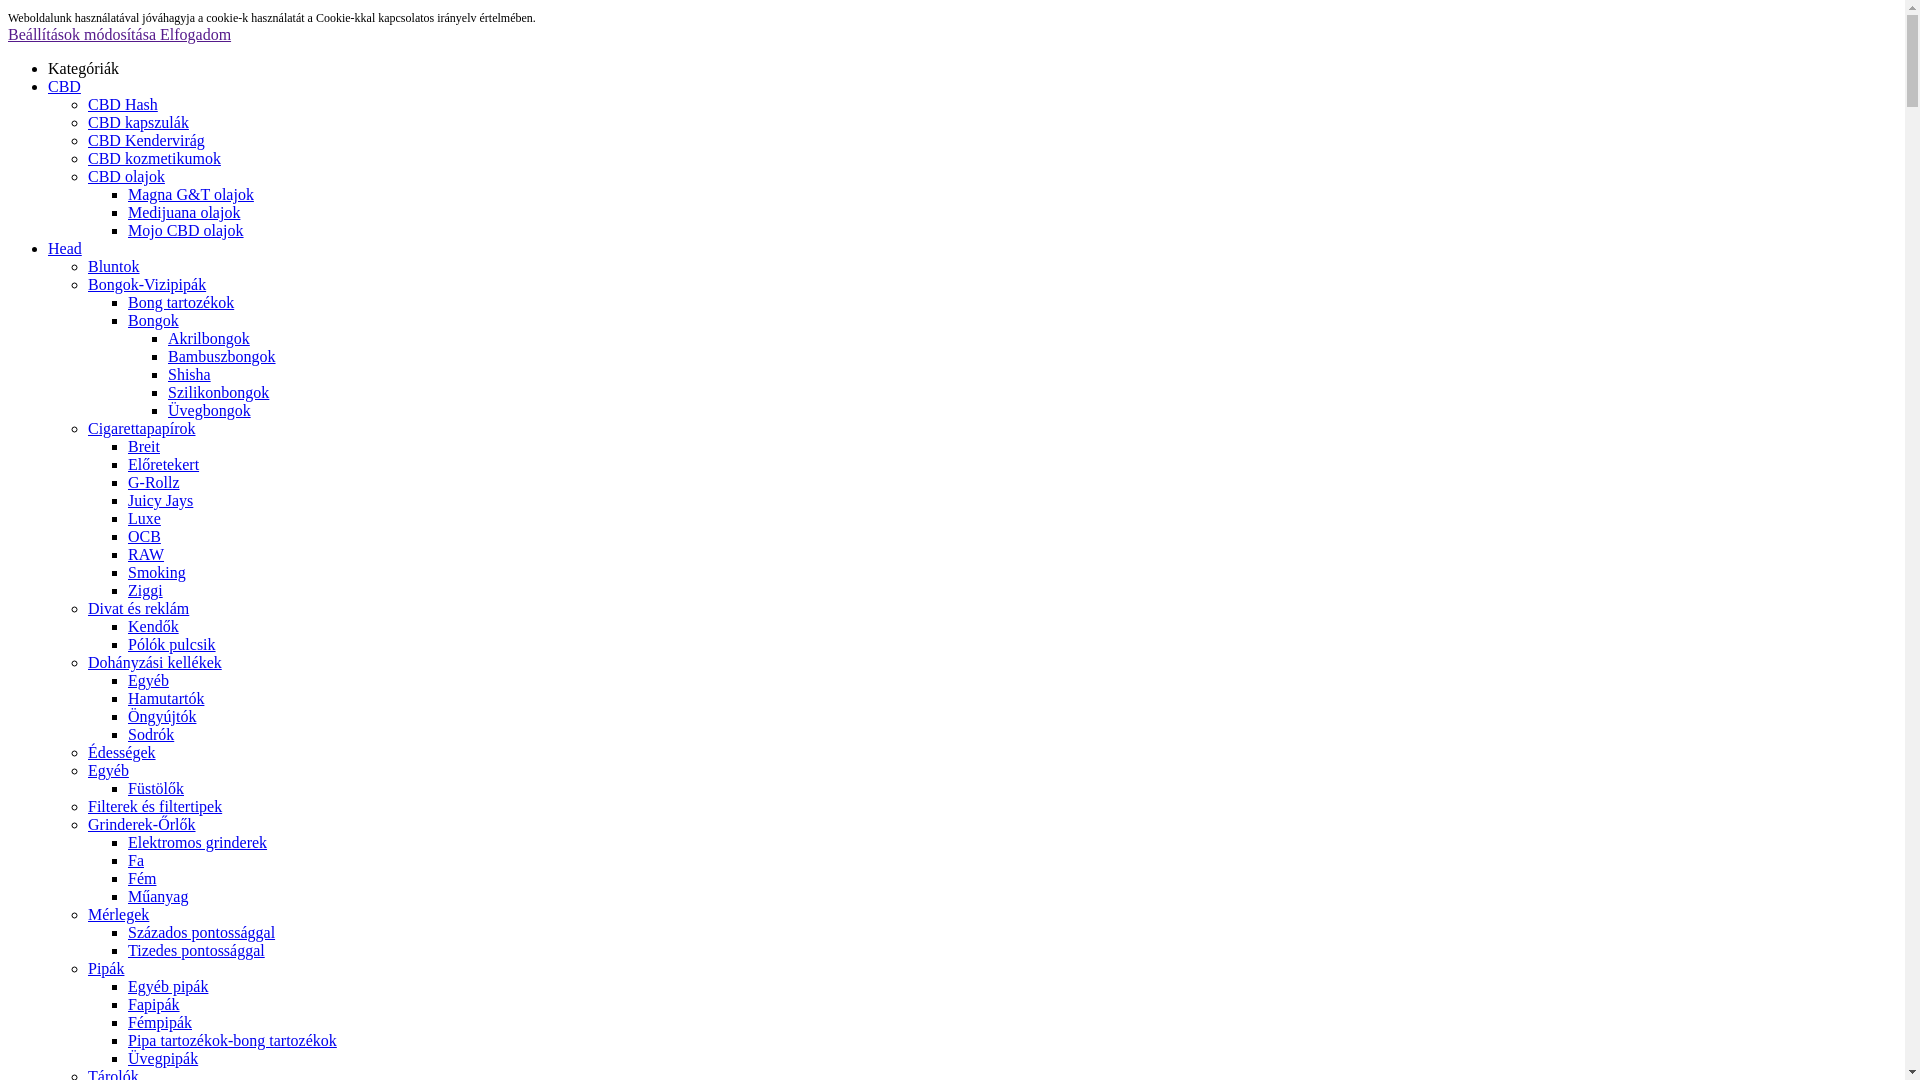 The height and width of the screenshot is (1080, 1920). What do you see at coordinates (218, 392) in the screenshot?
I see `'Szilikonbongok'` at bounding box center [218, 392].